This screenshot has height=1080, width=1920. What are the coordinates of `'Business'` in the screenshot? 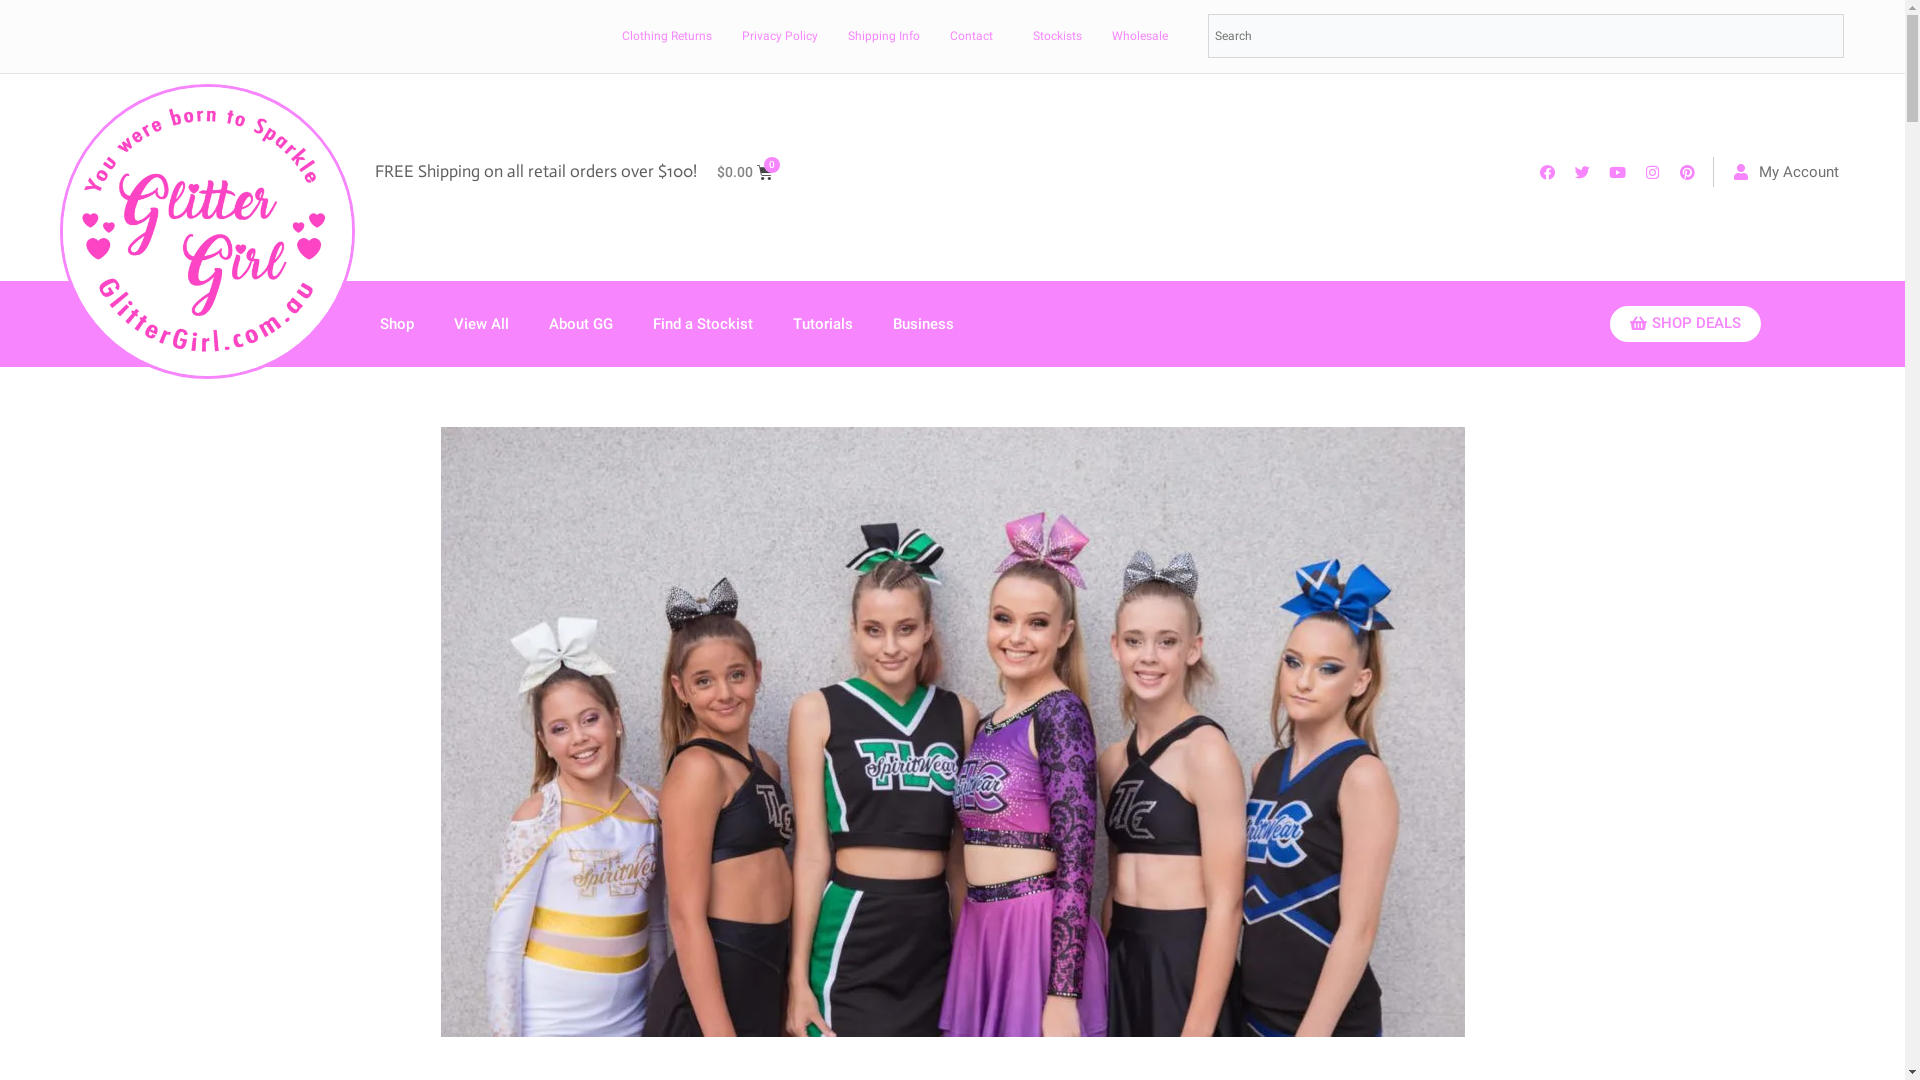 It's located at (922, 323).